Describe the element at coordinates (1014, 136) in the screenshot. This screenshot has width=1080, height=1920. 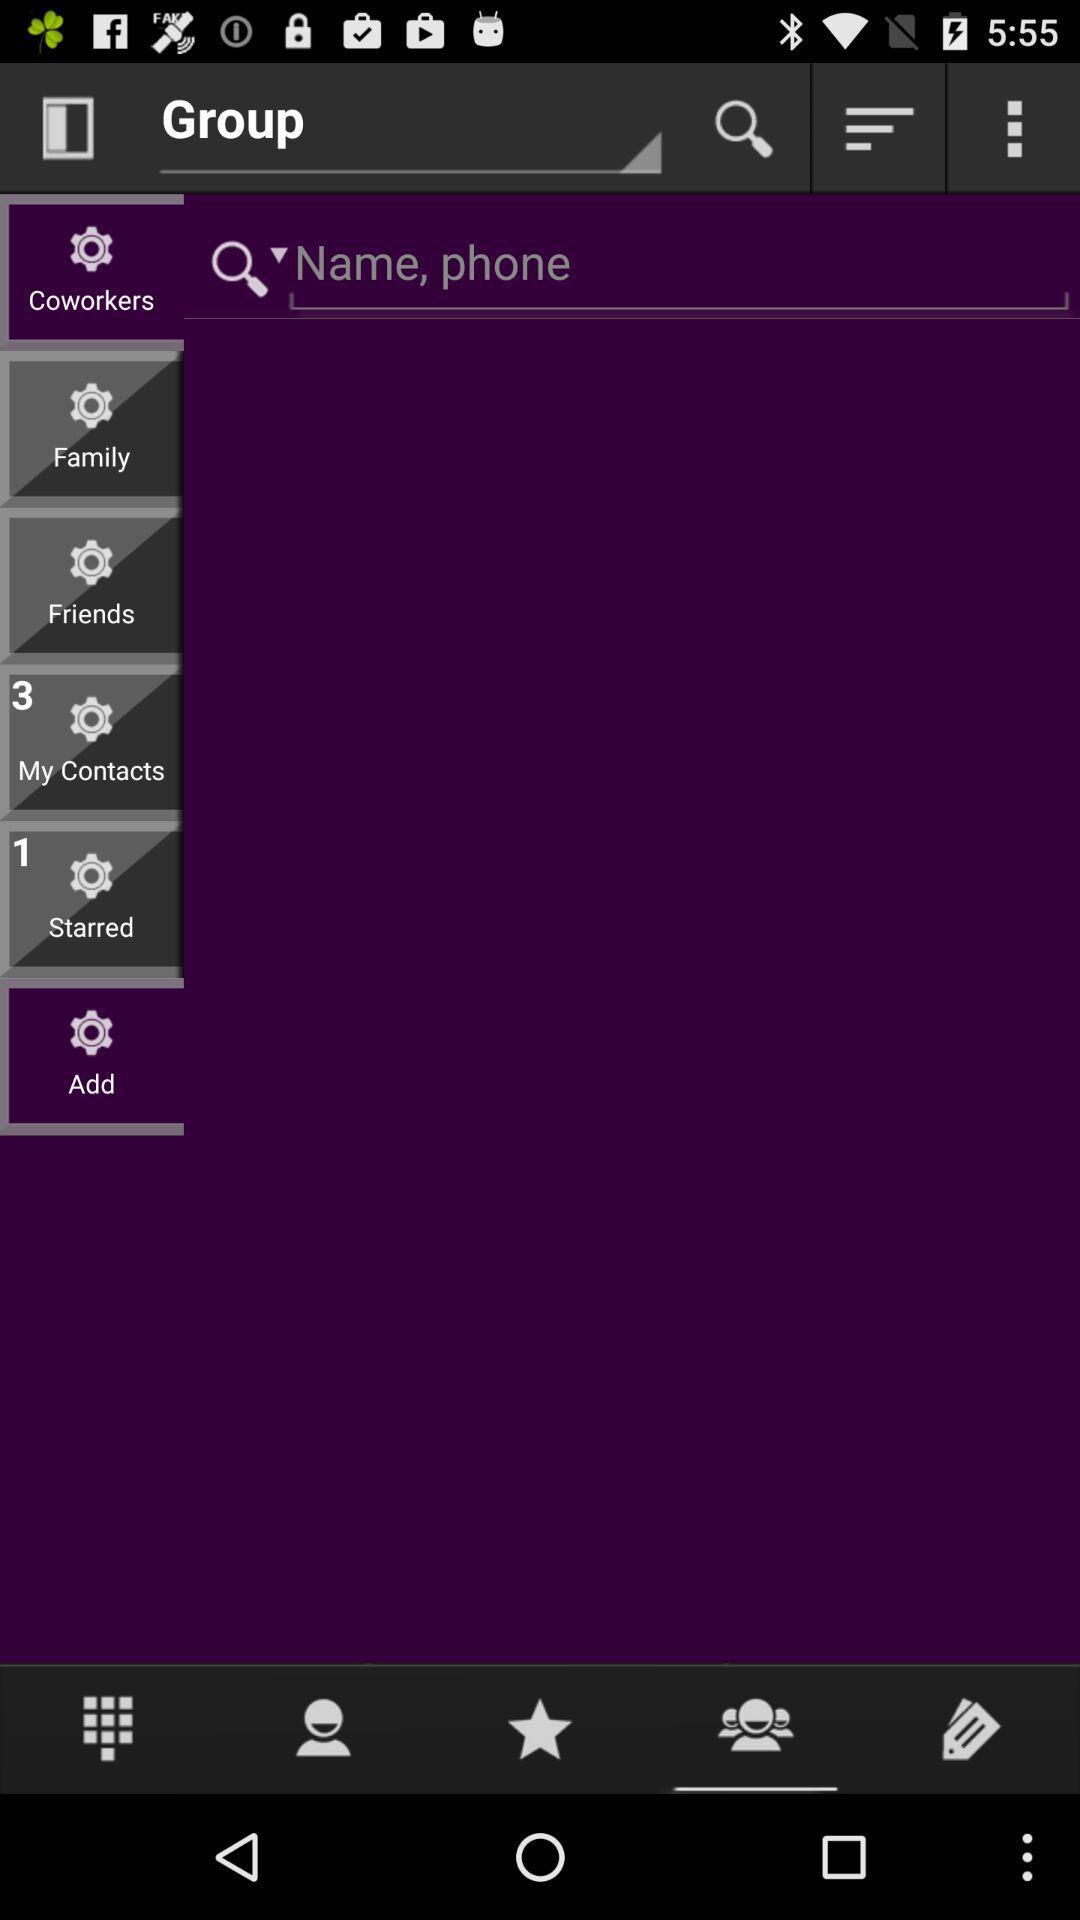
I see `the more icon` at that location.